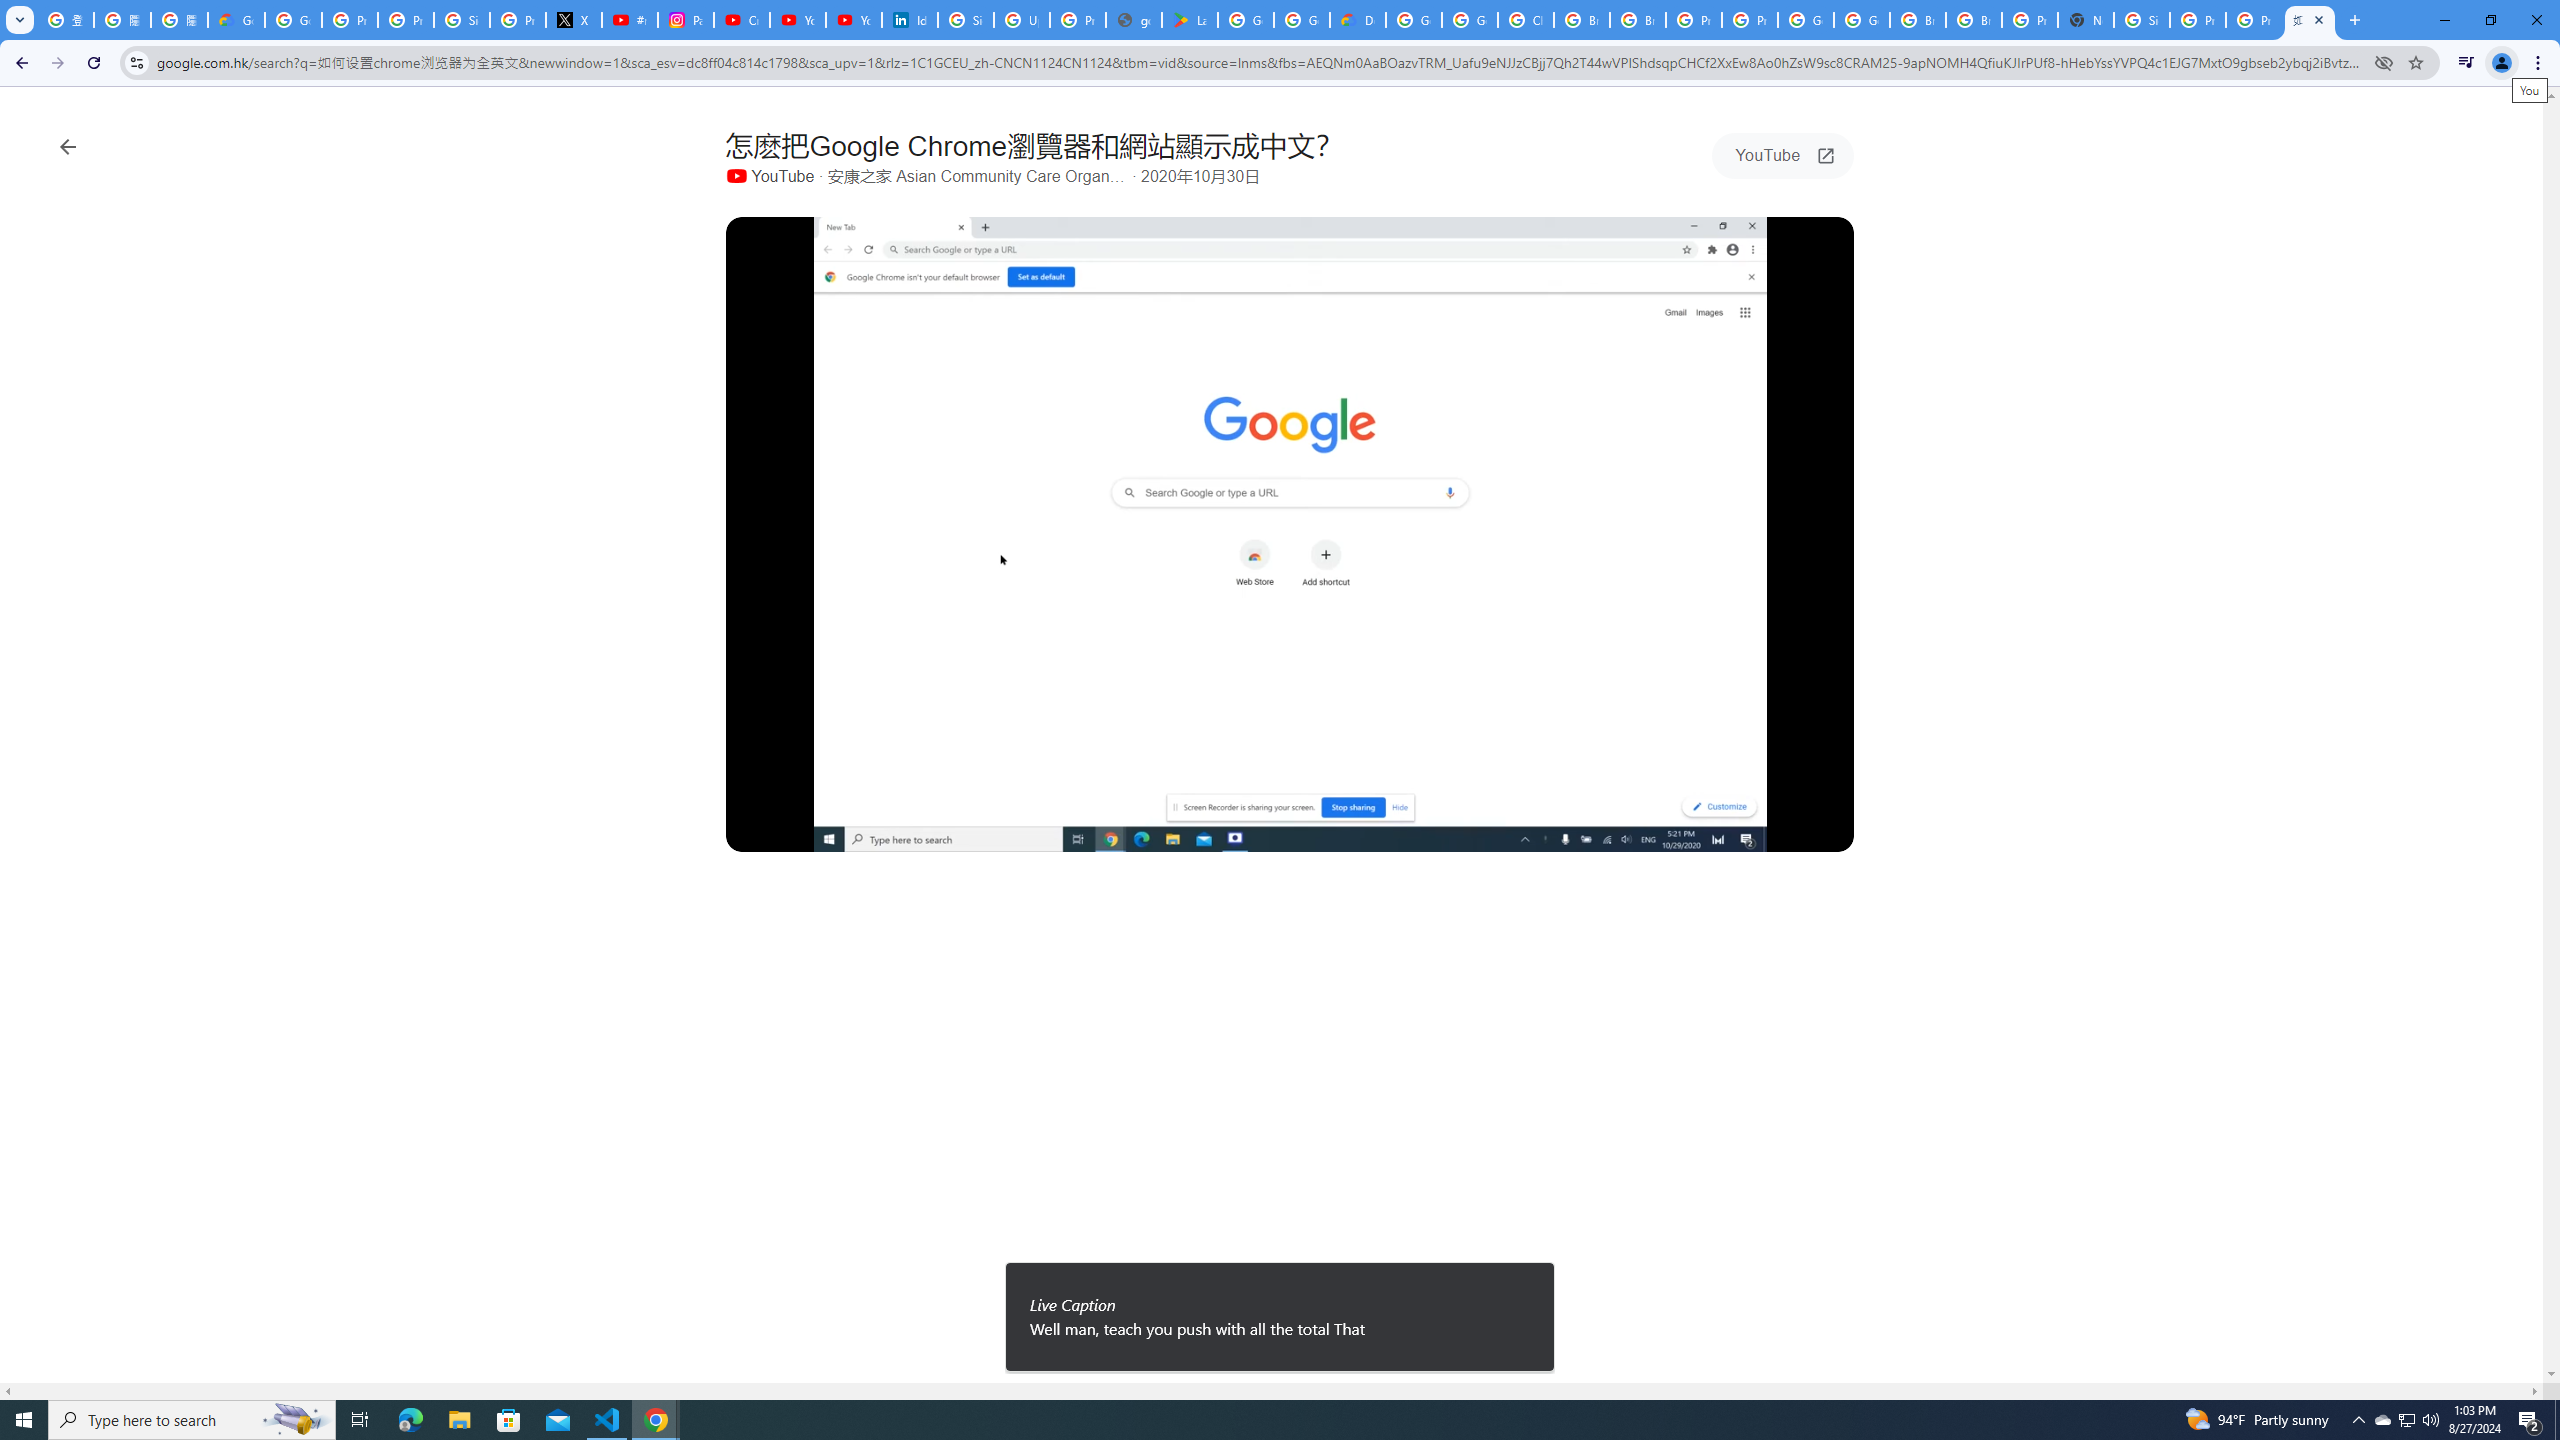  What do you see at coordinates (966, 19) in the screenshot?
I see `'Sign in - Google Accounts'` at bounding box center [966, 19].